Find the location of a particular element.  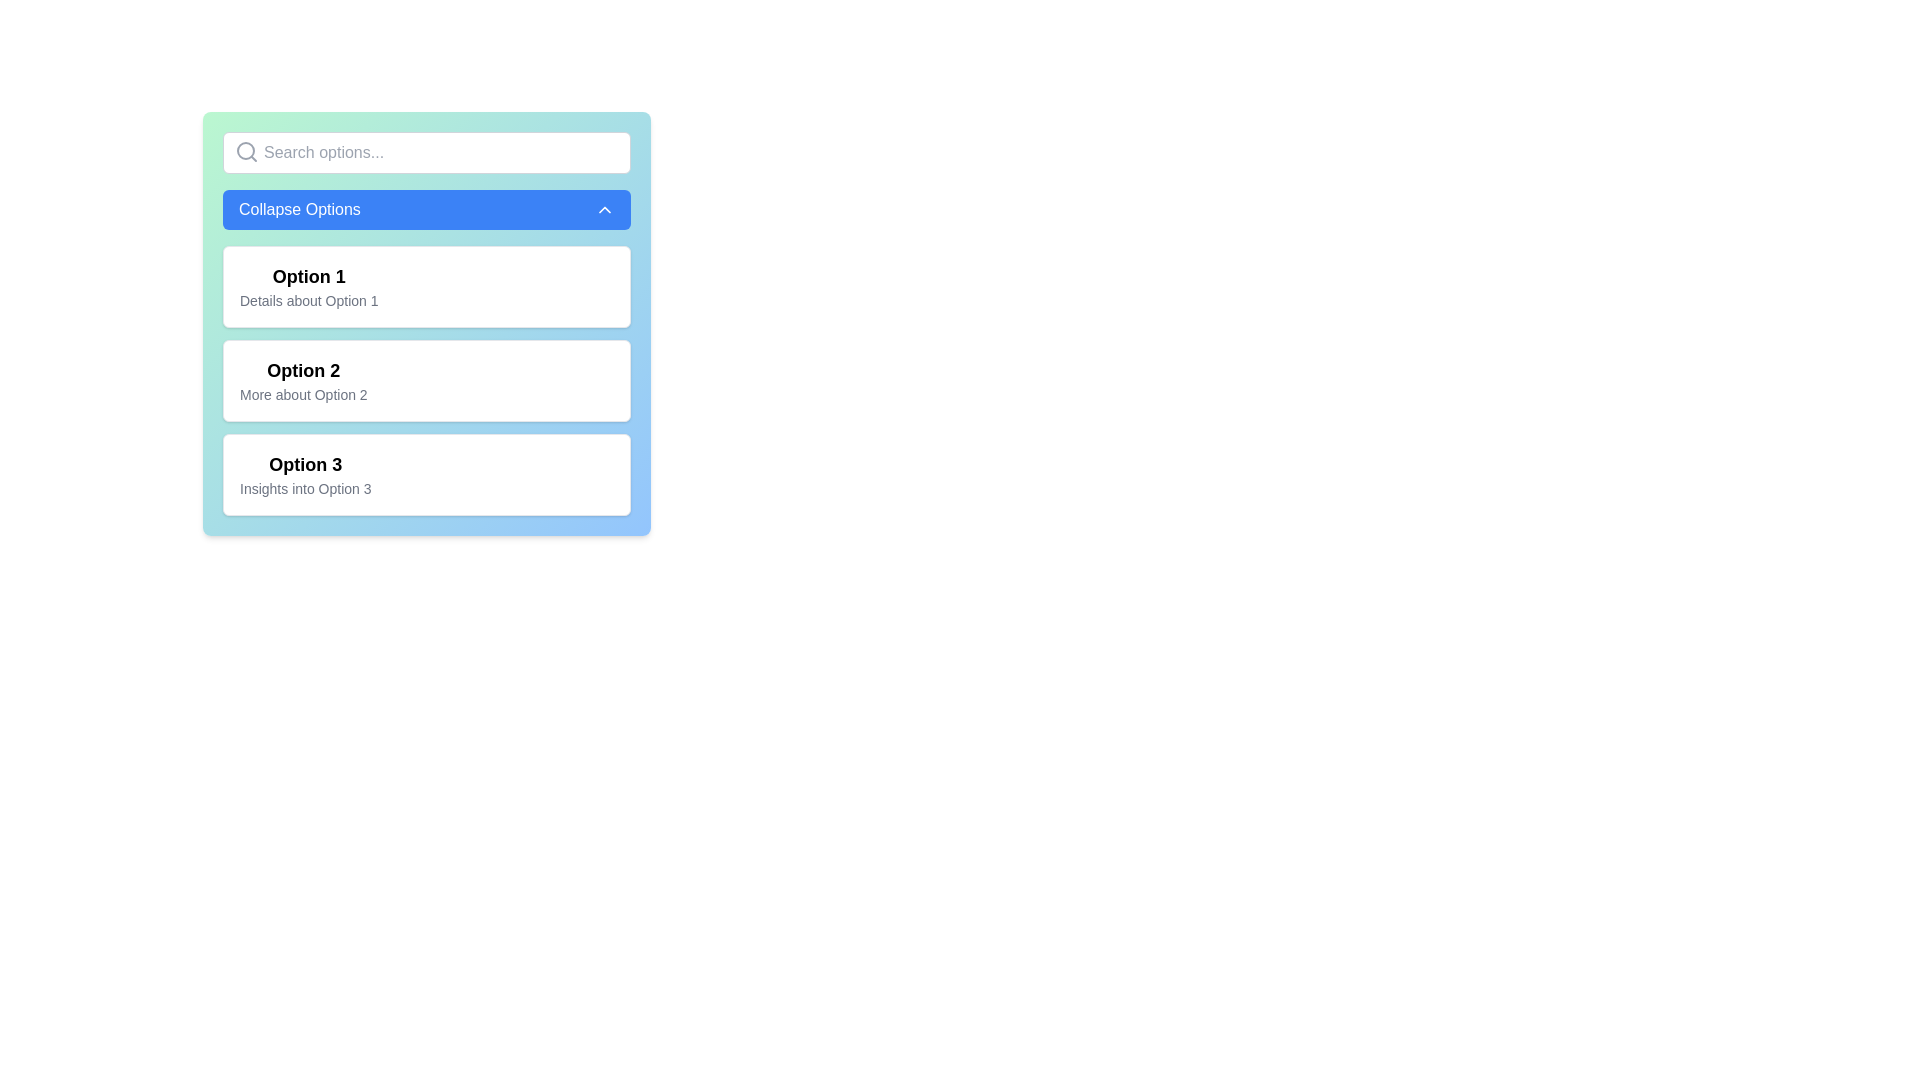

the list item labeled 'Option 2' is located at coordinates (302, 381).